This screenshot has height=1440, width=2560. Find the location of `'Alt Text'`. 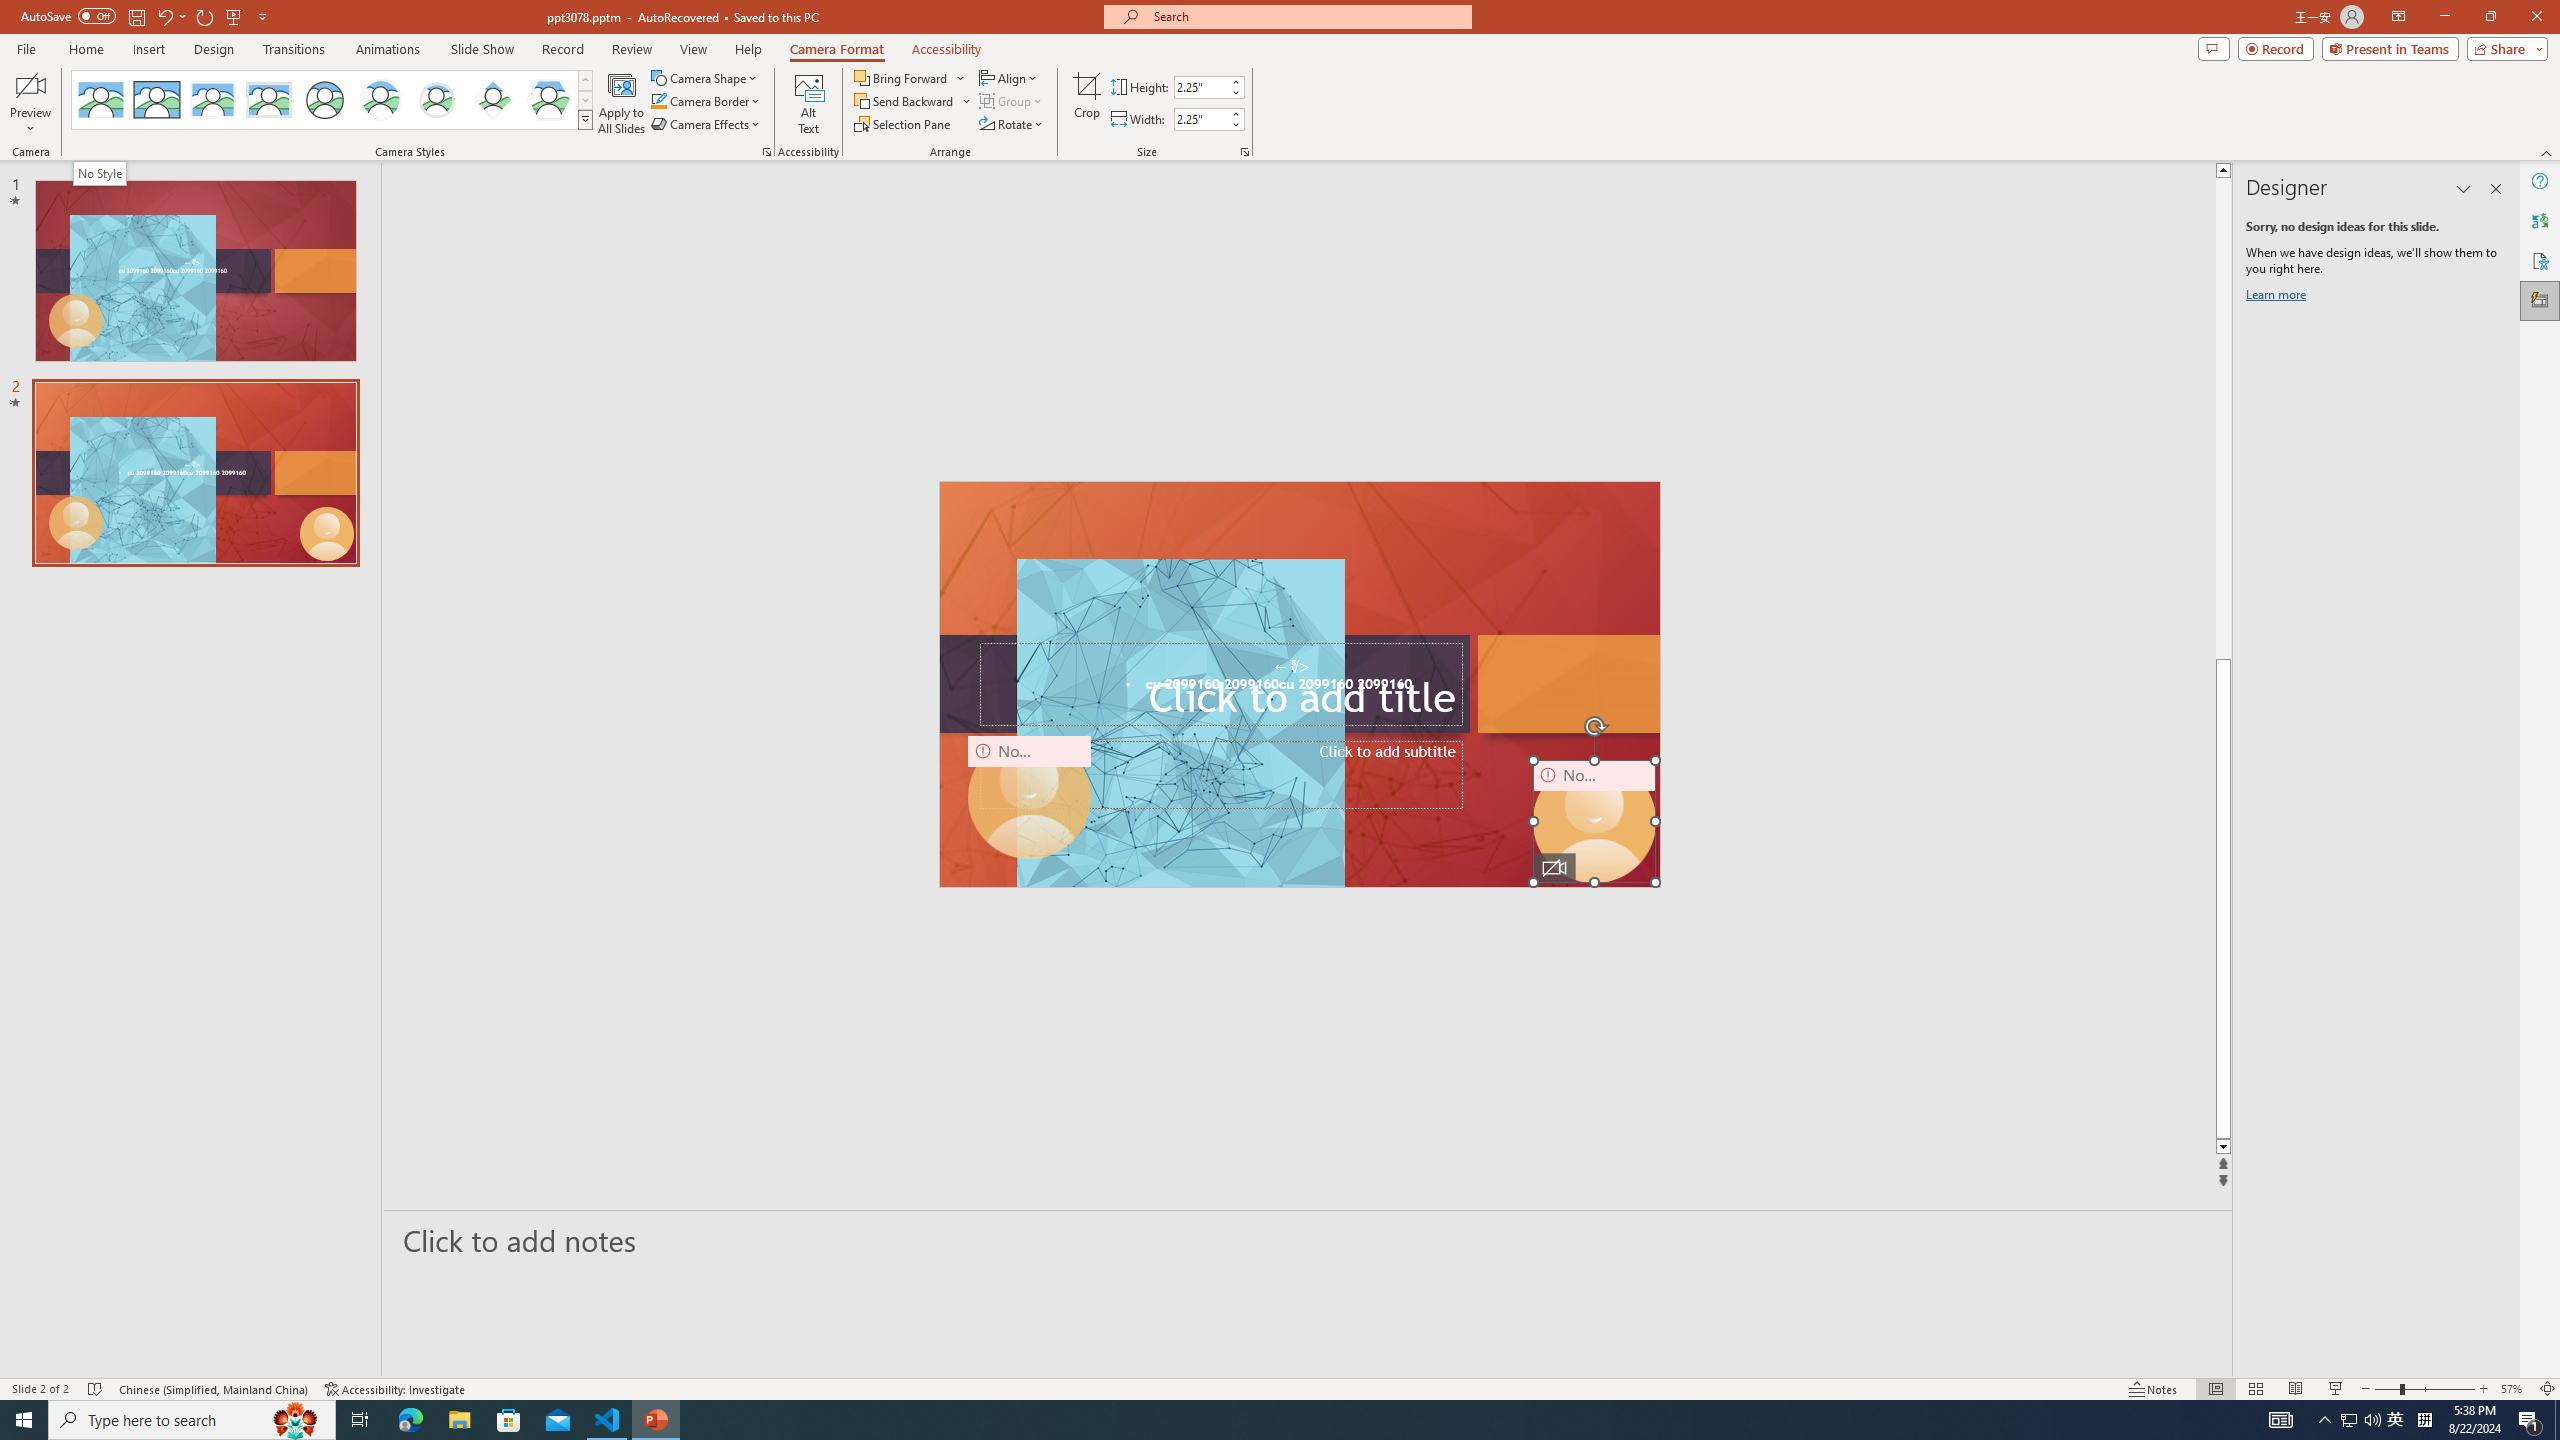

'Alt Text' is located at coordinates (807, 103).